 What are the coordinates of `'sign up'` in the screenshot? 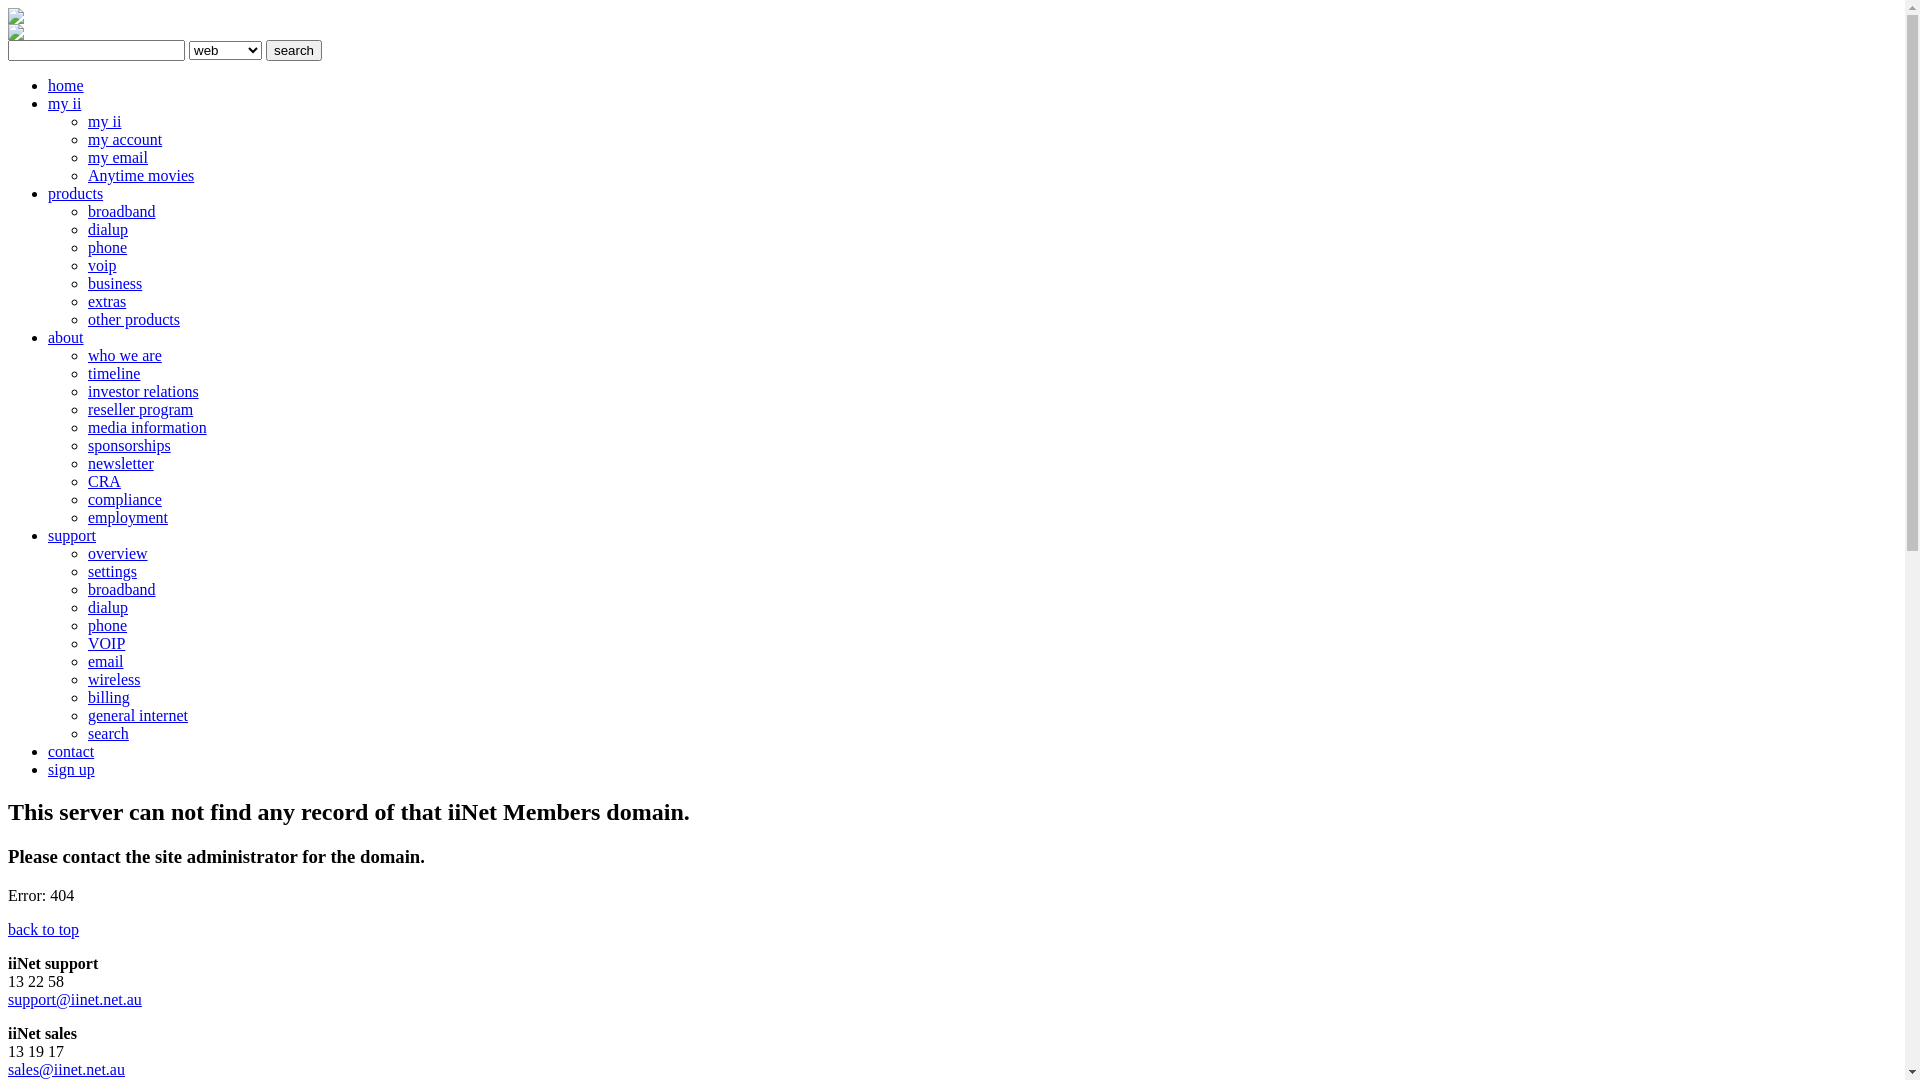 It's located at (71, 768).